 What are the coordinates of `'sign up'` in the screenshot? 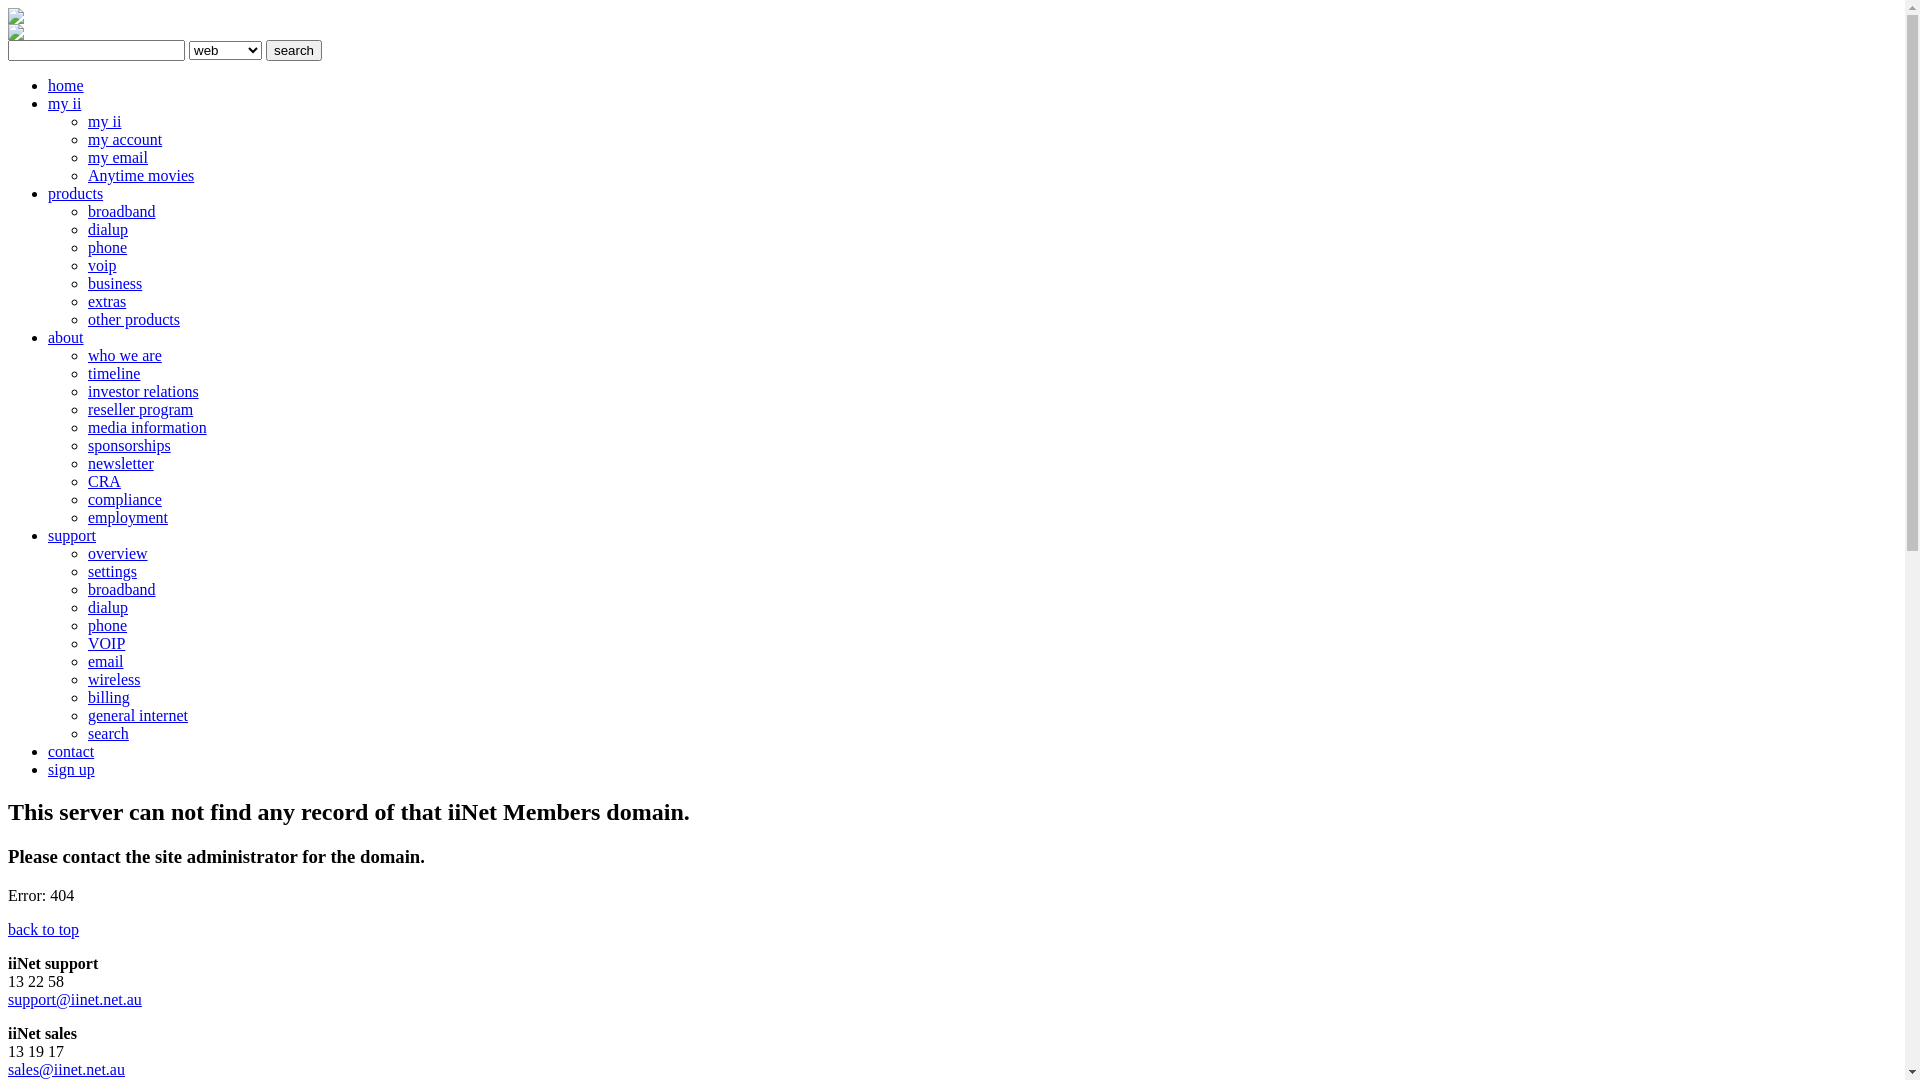 It's located at (71, 768).